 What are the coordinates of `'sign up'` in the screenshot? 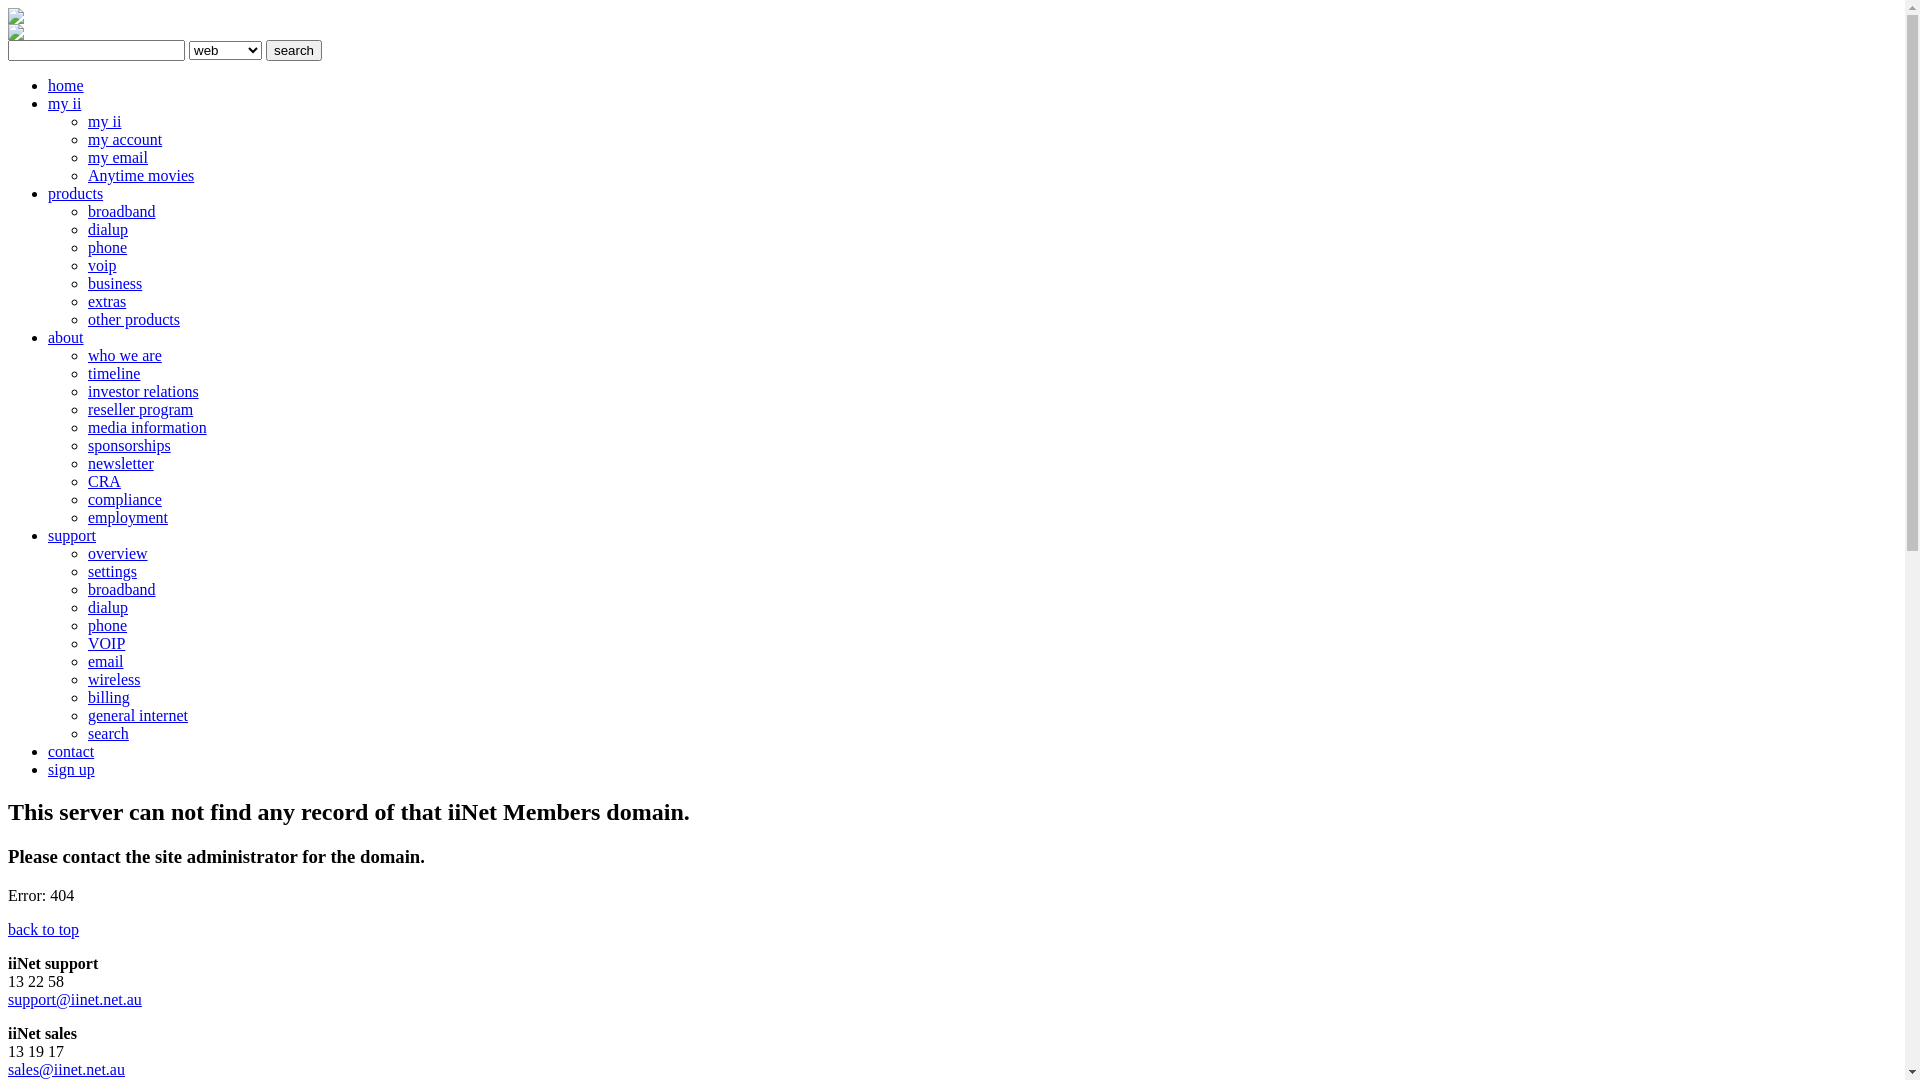 It's located at (71, 768).